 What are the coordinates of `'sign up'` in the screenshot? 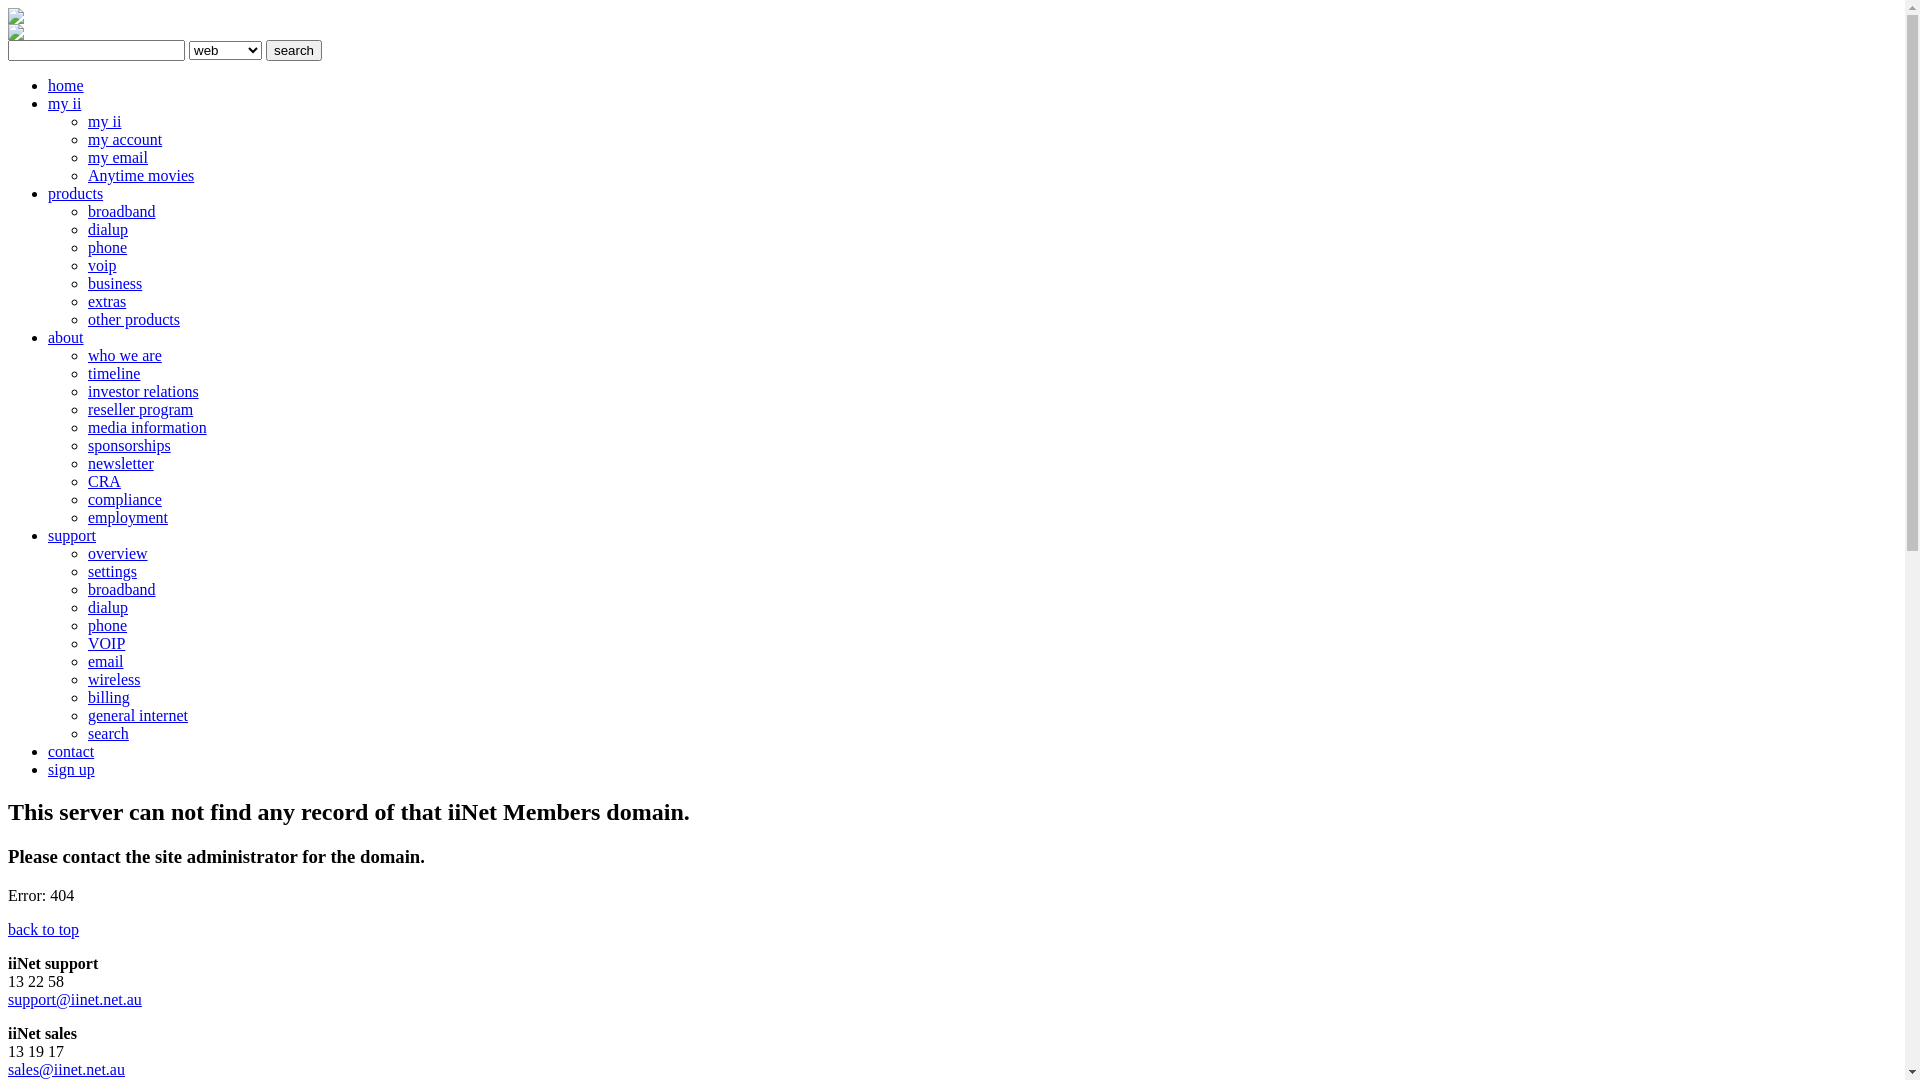 It's located at (71, 768).